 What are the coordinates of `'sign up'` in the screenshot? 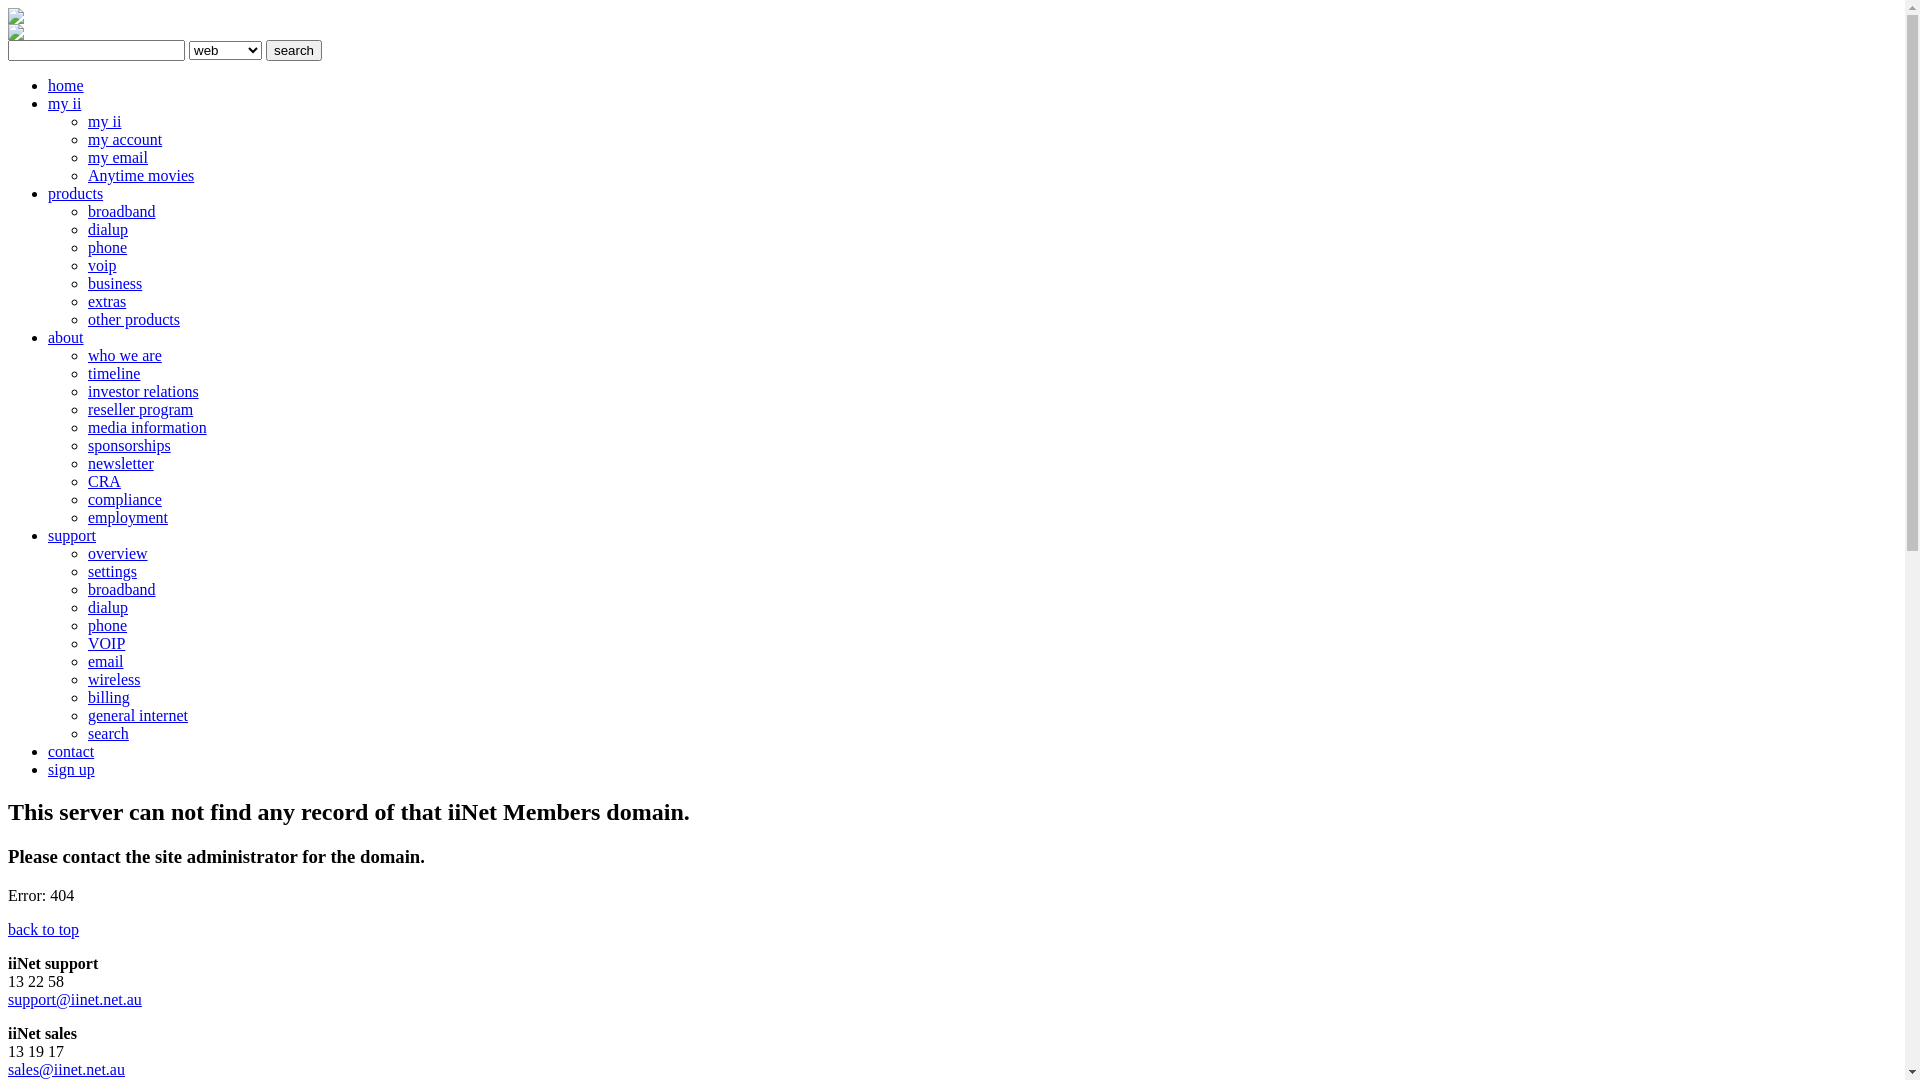 It's located at (71, 768).